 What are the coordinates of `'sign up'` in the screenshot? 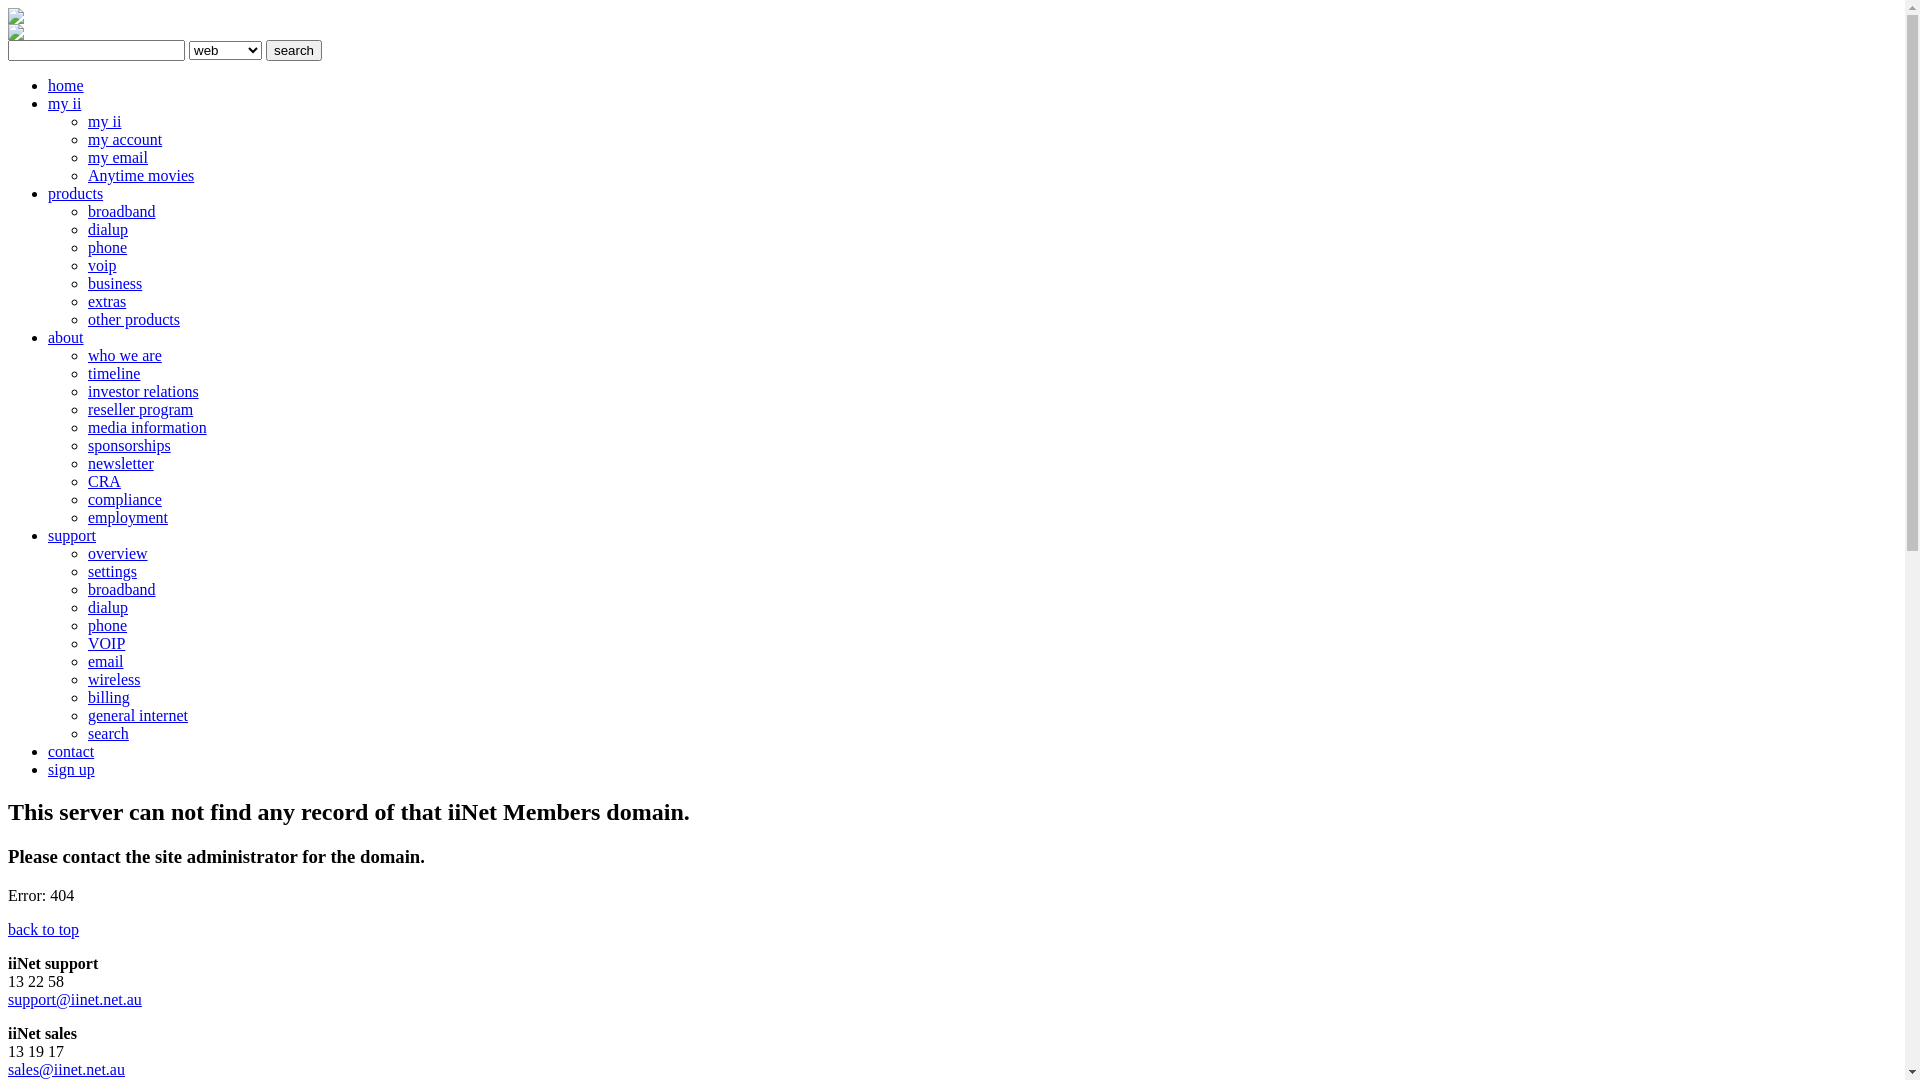 It's located at (71, 768).